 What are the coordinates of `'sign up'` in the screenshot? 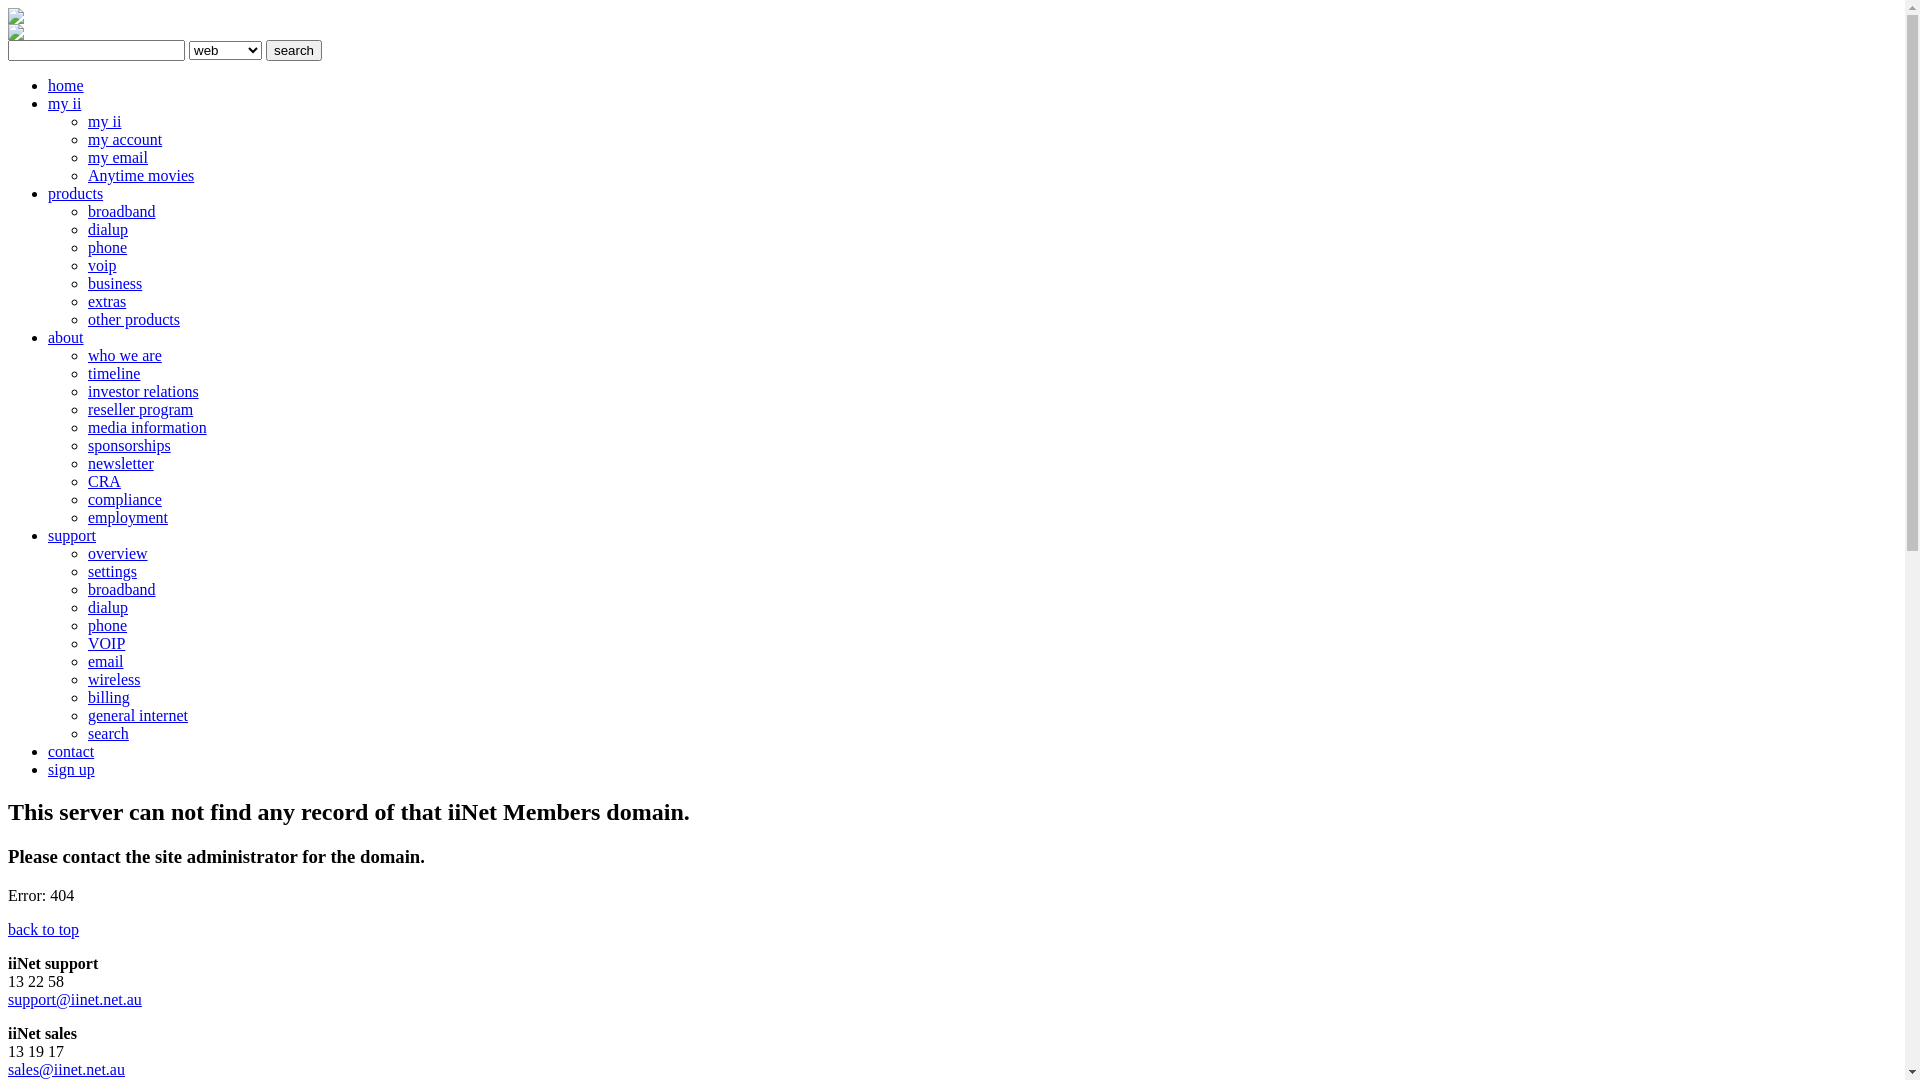 It's located at (71, 768).